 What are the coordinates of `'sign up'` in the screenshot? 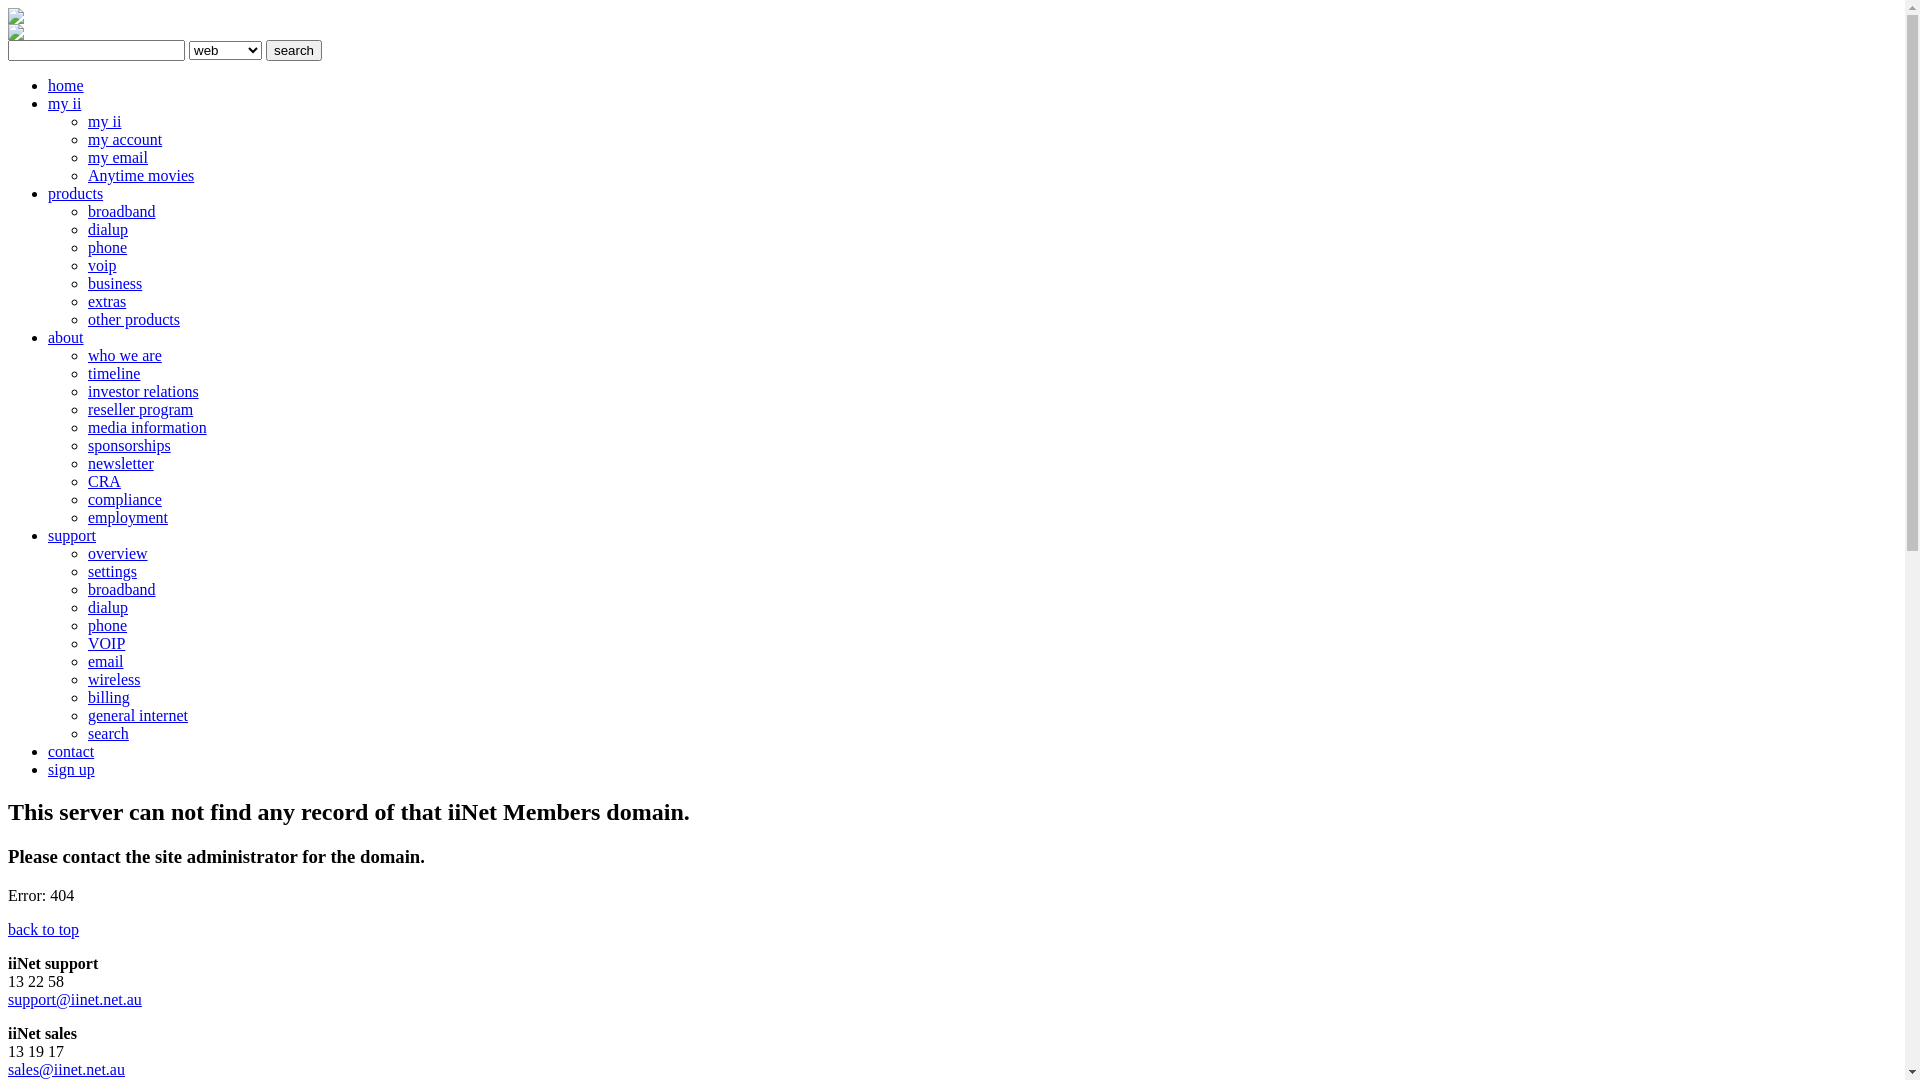 It's located at (71, 768).